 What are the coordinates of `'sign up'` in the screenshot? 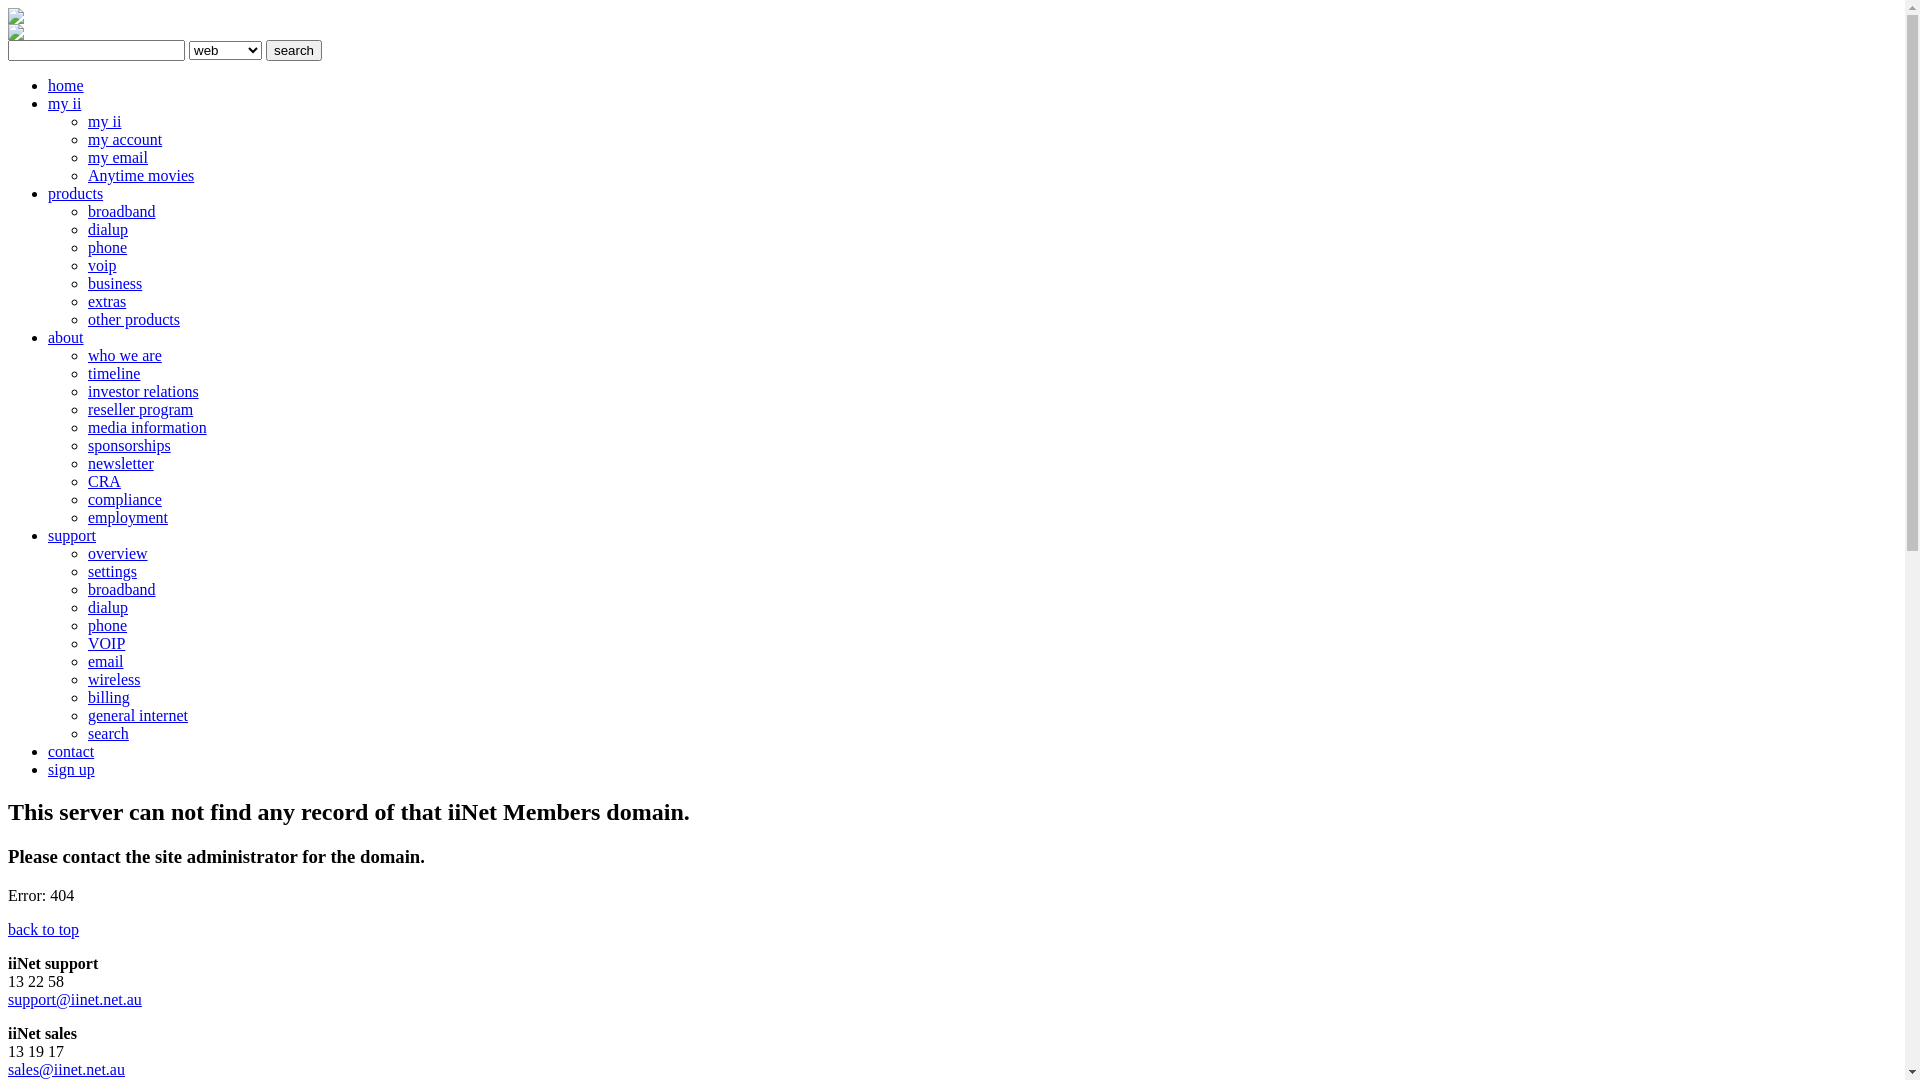 It's located at (71, 768).